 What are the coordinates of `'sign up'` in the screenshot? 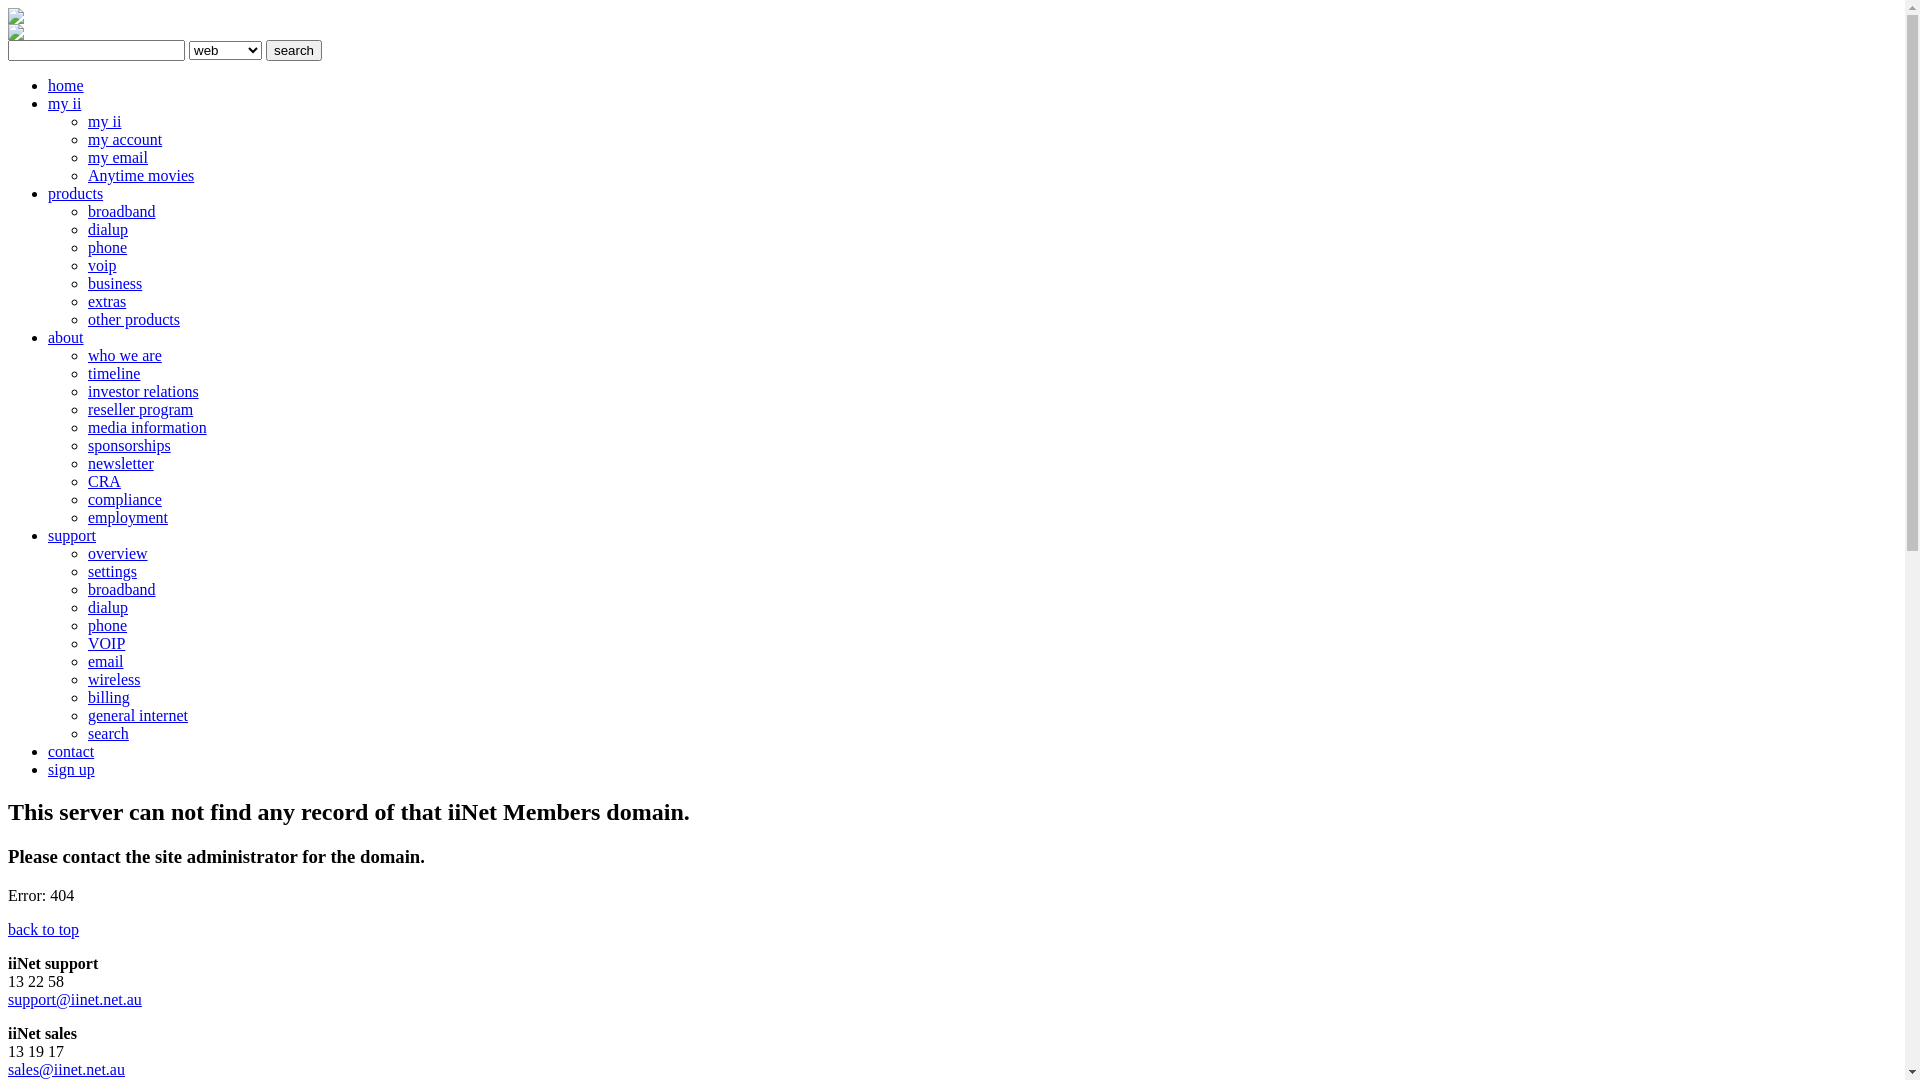 It's located at (71, 768).